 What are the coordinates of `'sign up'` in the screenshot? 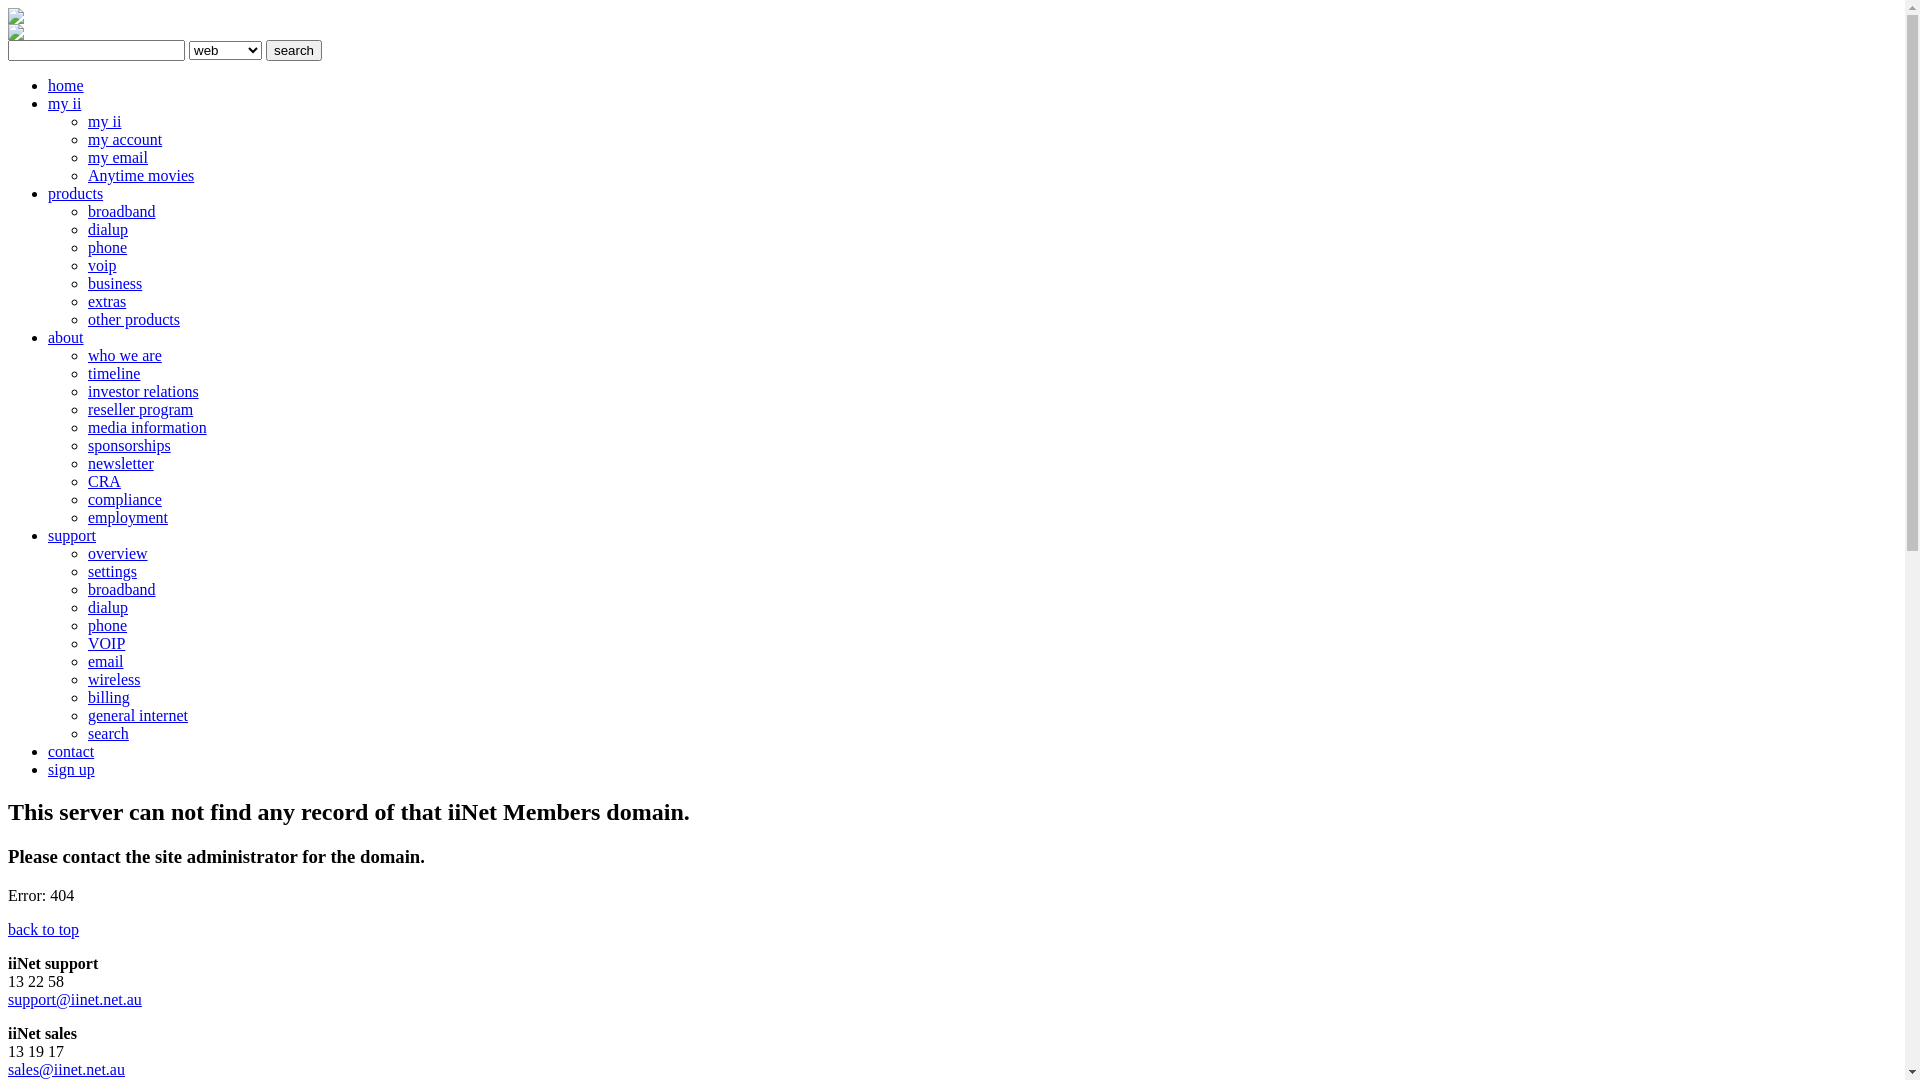 It's located at (71, 768).